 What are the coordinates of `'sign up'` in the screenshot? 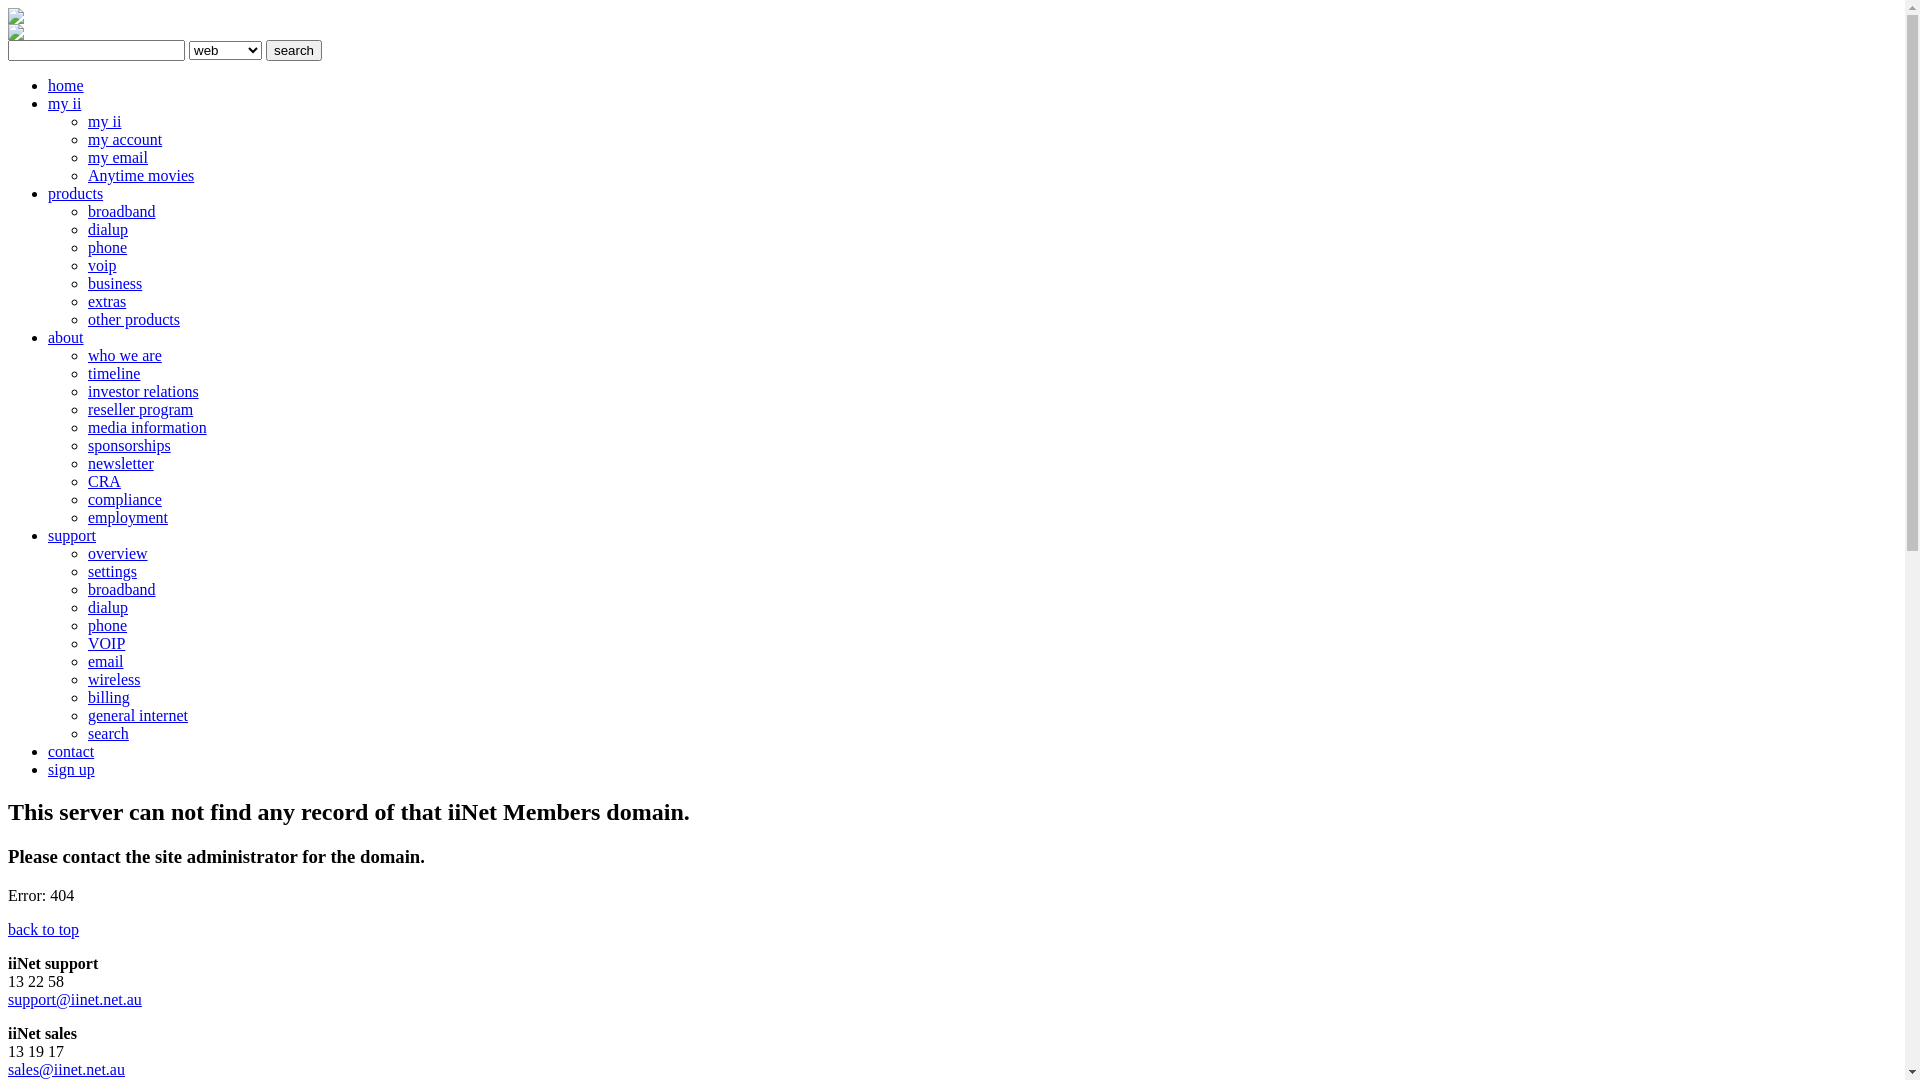 It's located at (71, 768).